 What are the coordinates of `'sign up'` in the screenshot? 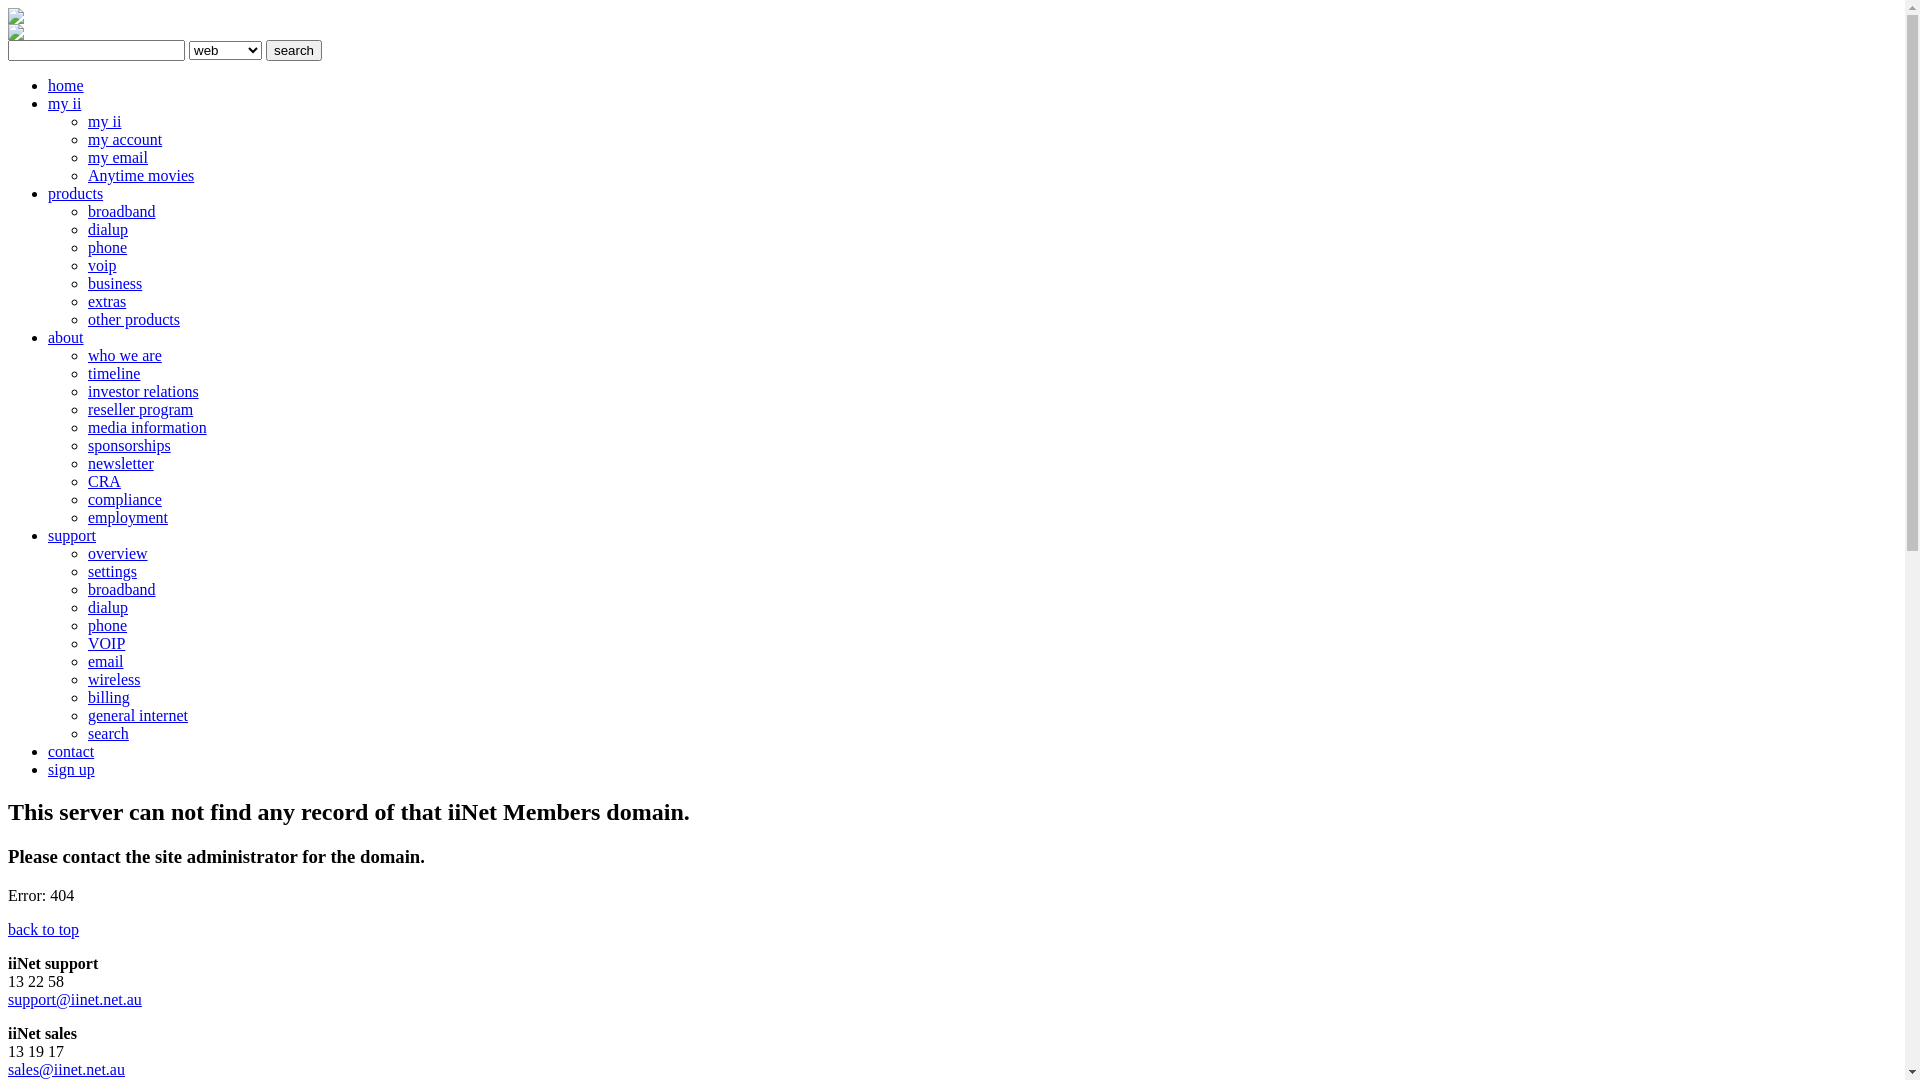 It's located at (71, 768).